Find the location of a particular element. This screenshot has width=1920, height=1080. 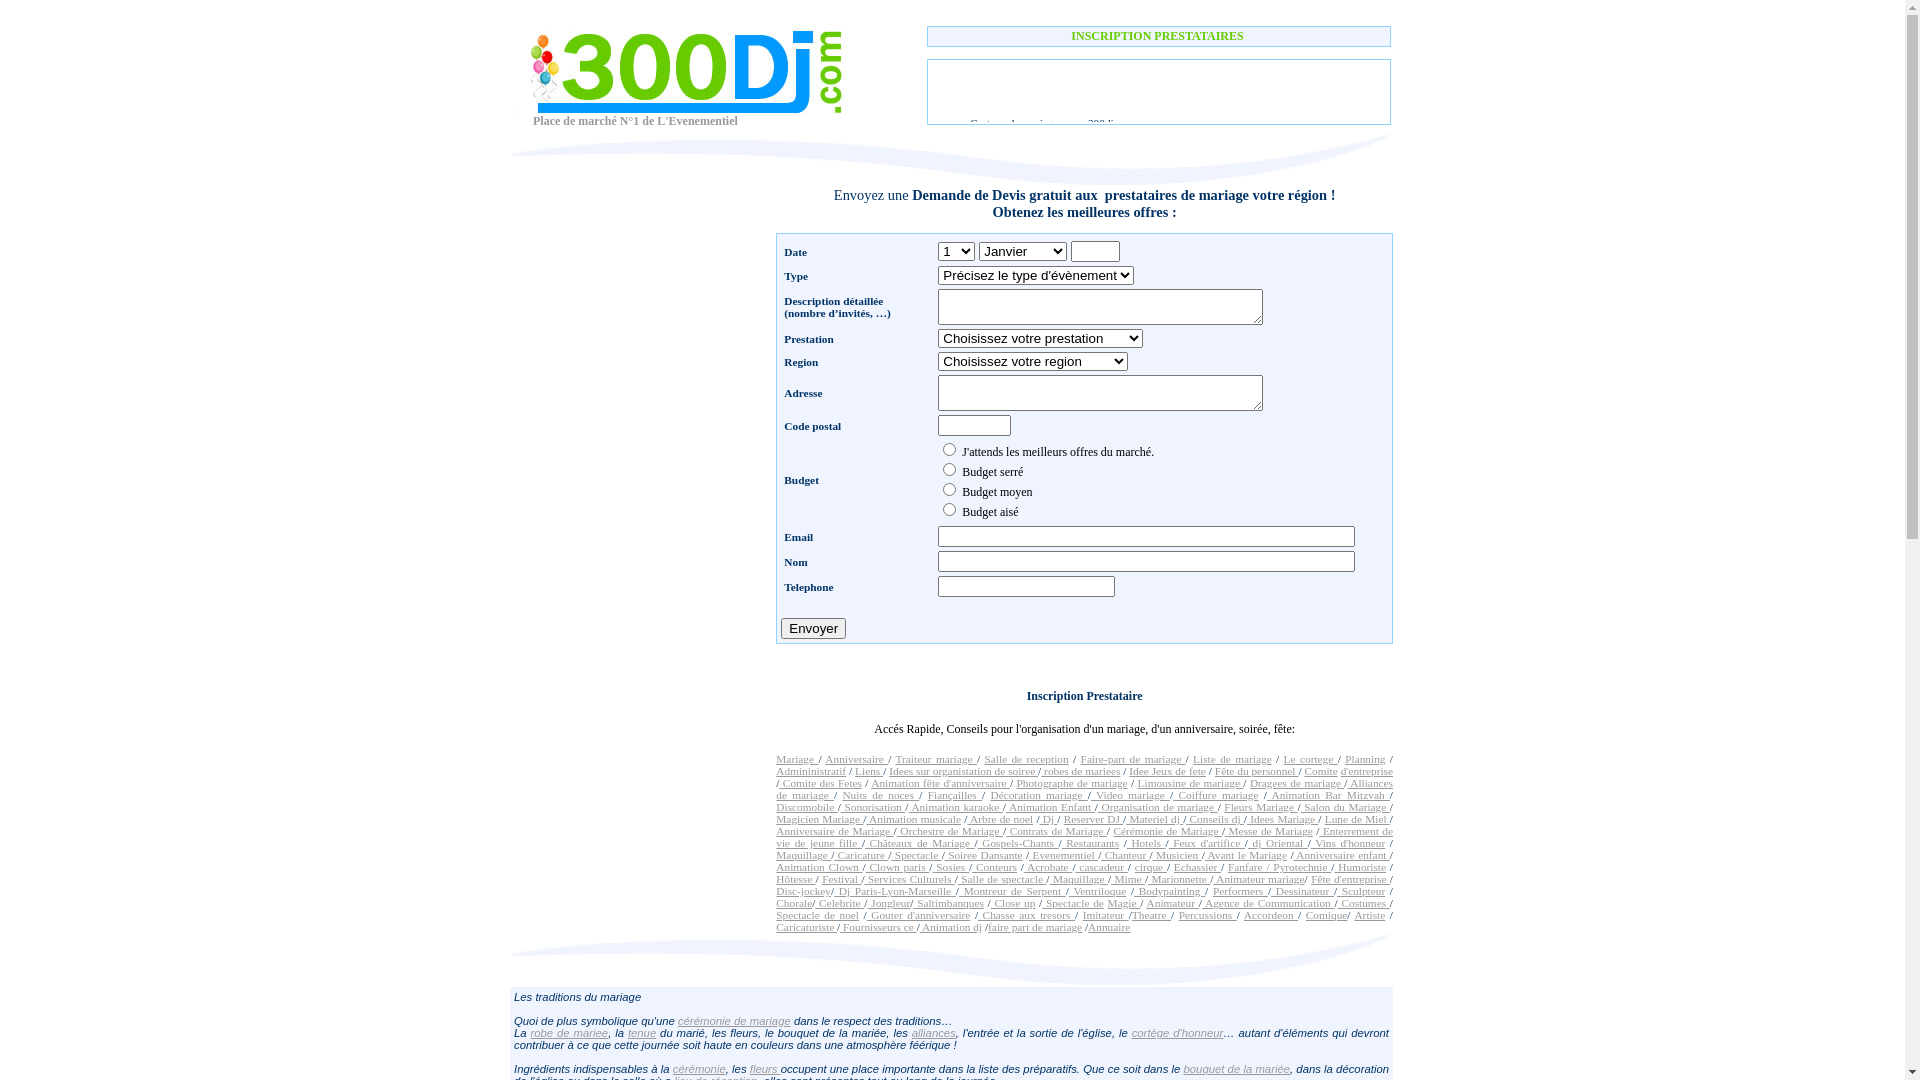

'cascadeur' is located at coordinates (1074, 866).